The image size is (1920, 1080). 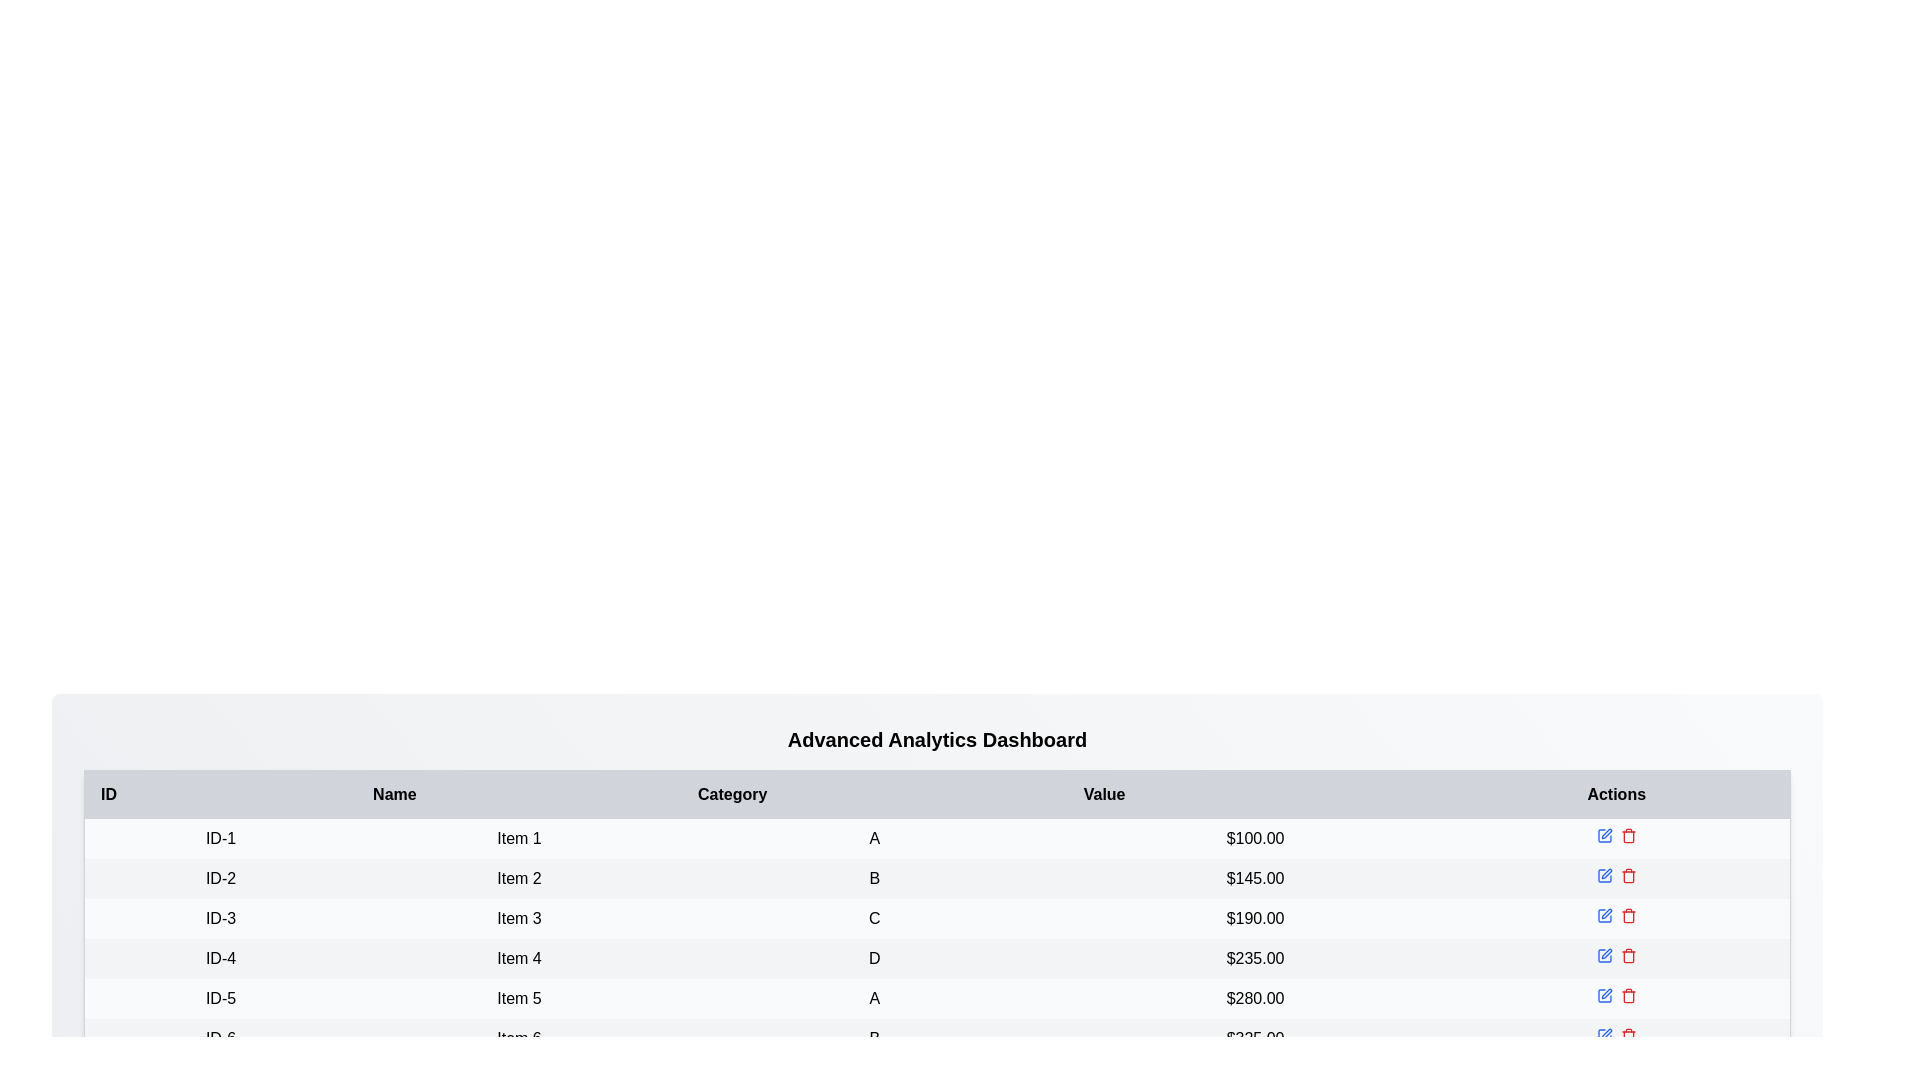 What do you see at coordinates (1617, 793) in the screenshot?
I see `the table header to sort by Actions` at bounding box center [1617, 793].